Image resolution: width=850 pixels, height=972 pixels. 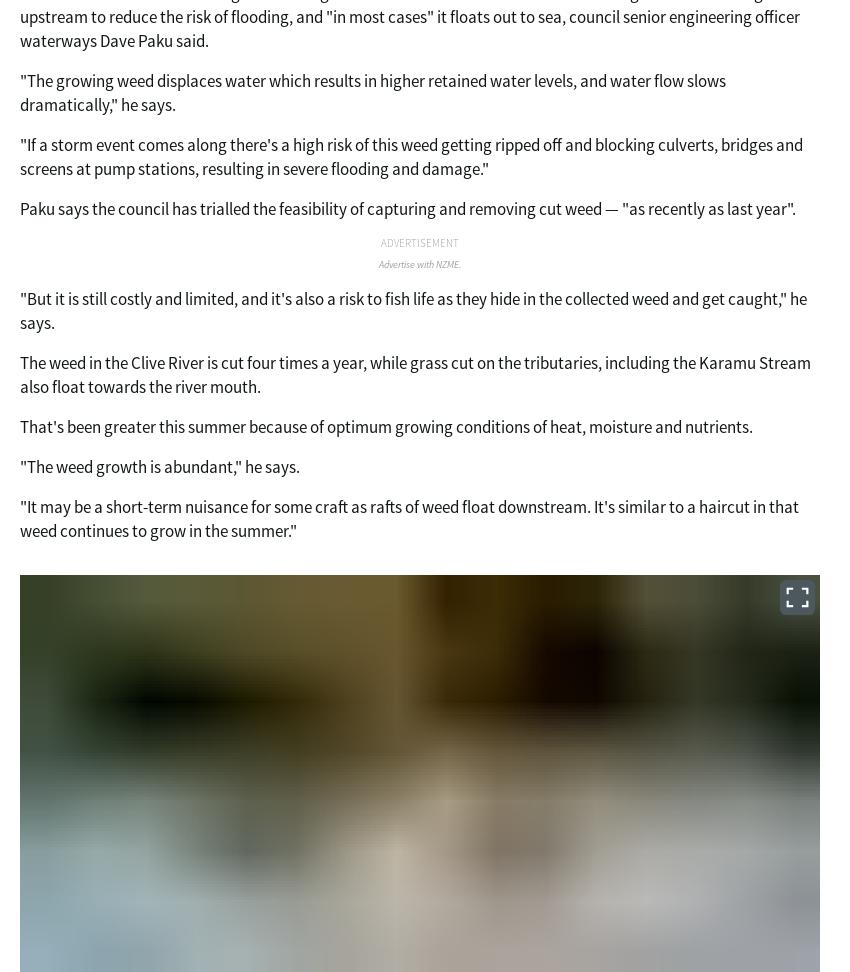 What do you see at coordinates (411, 156) in the screenshot?
I see `'"If a storm event comes along there's a high risk of this weed getting ripped off and blocking culverts, bridges and screens at pump stations, resulting in severe flooding and damage."'` at bounding box center [411, 156].